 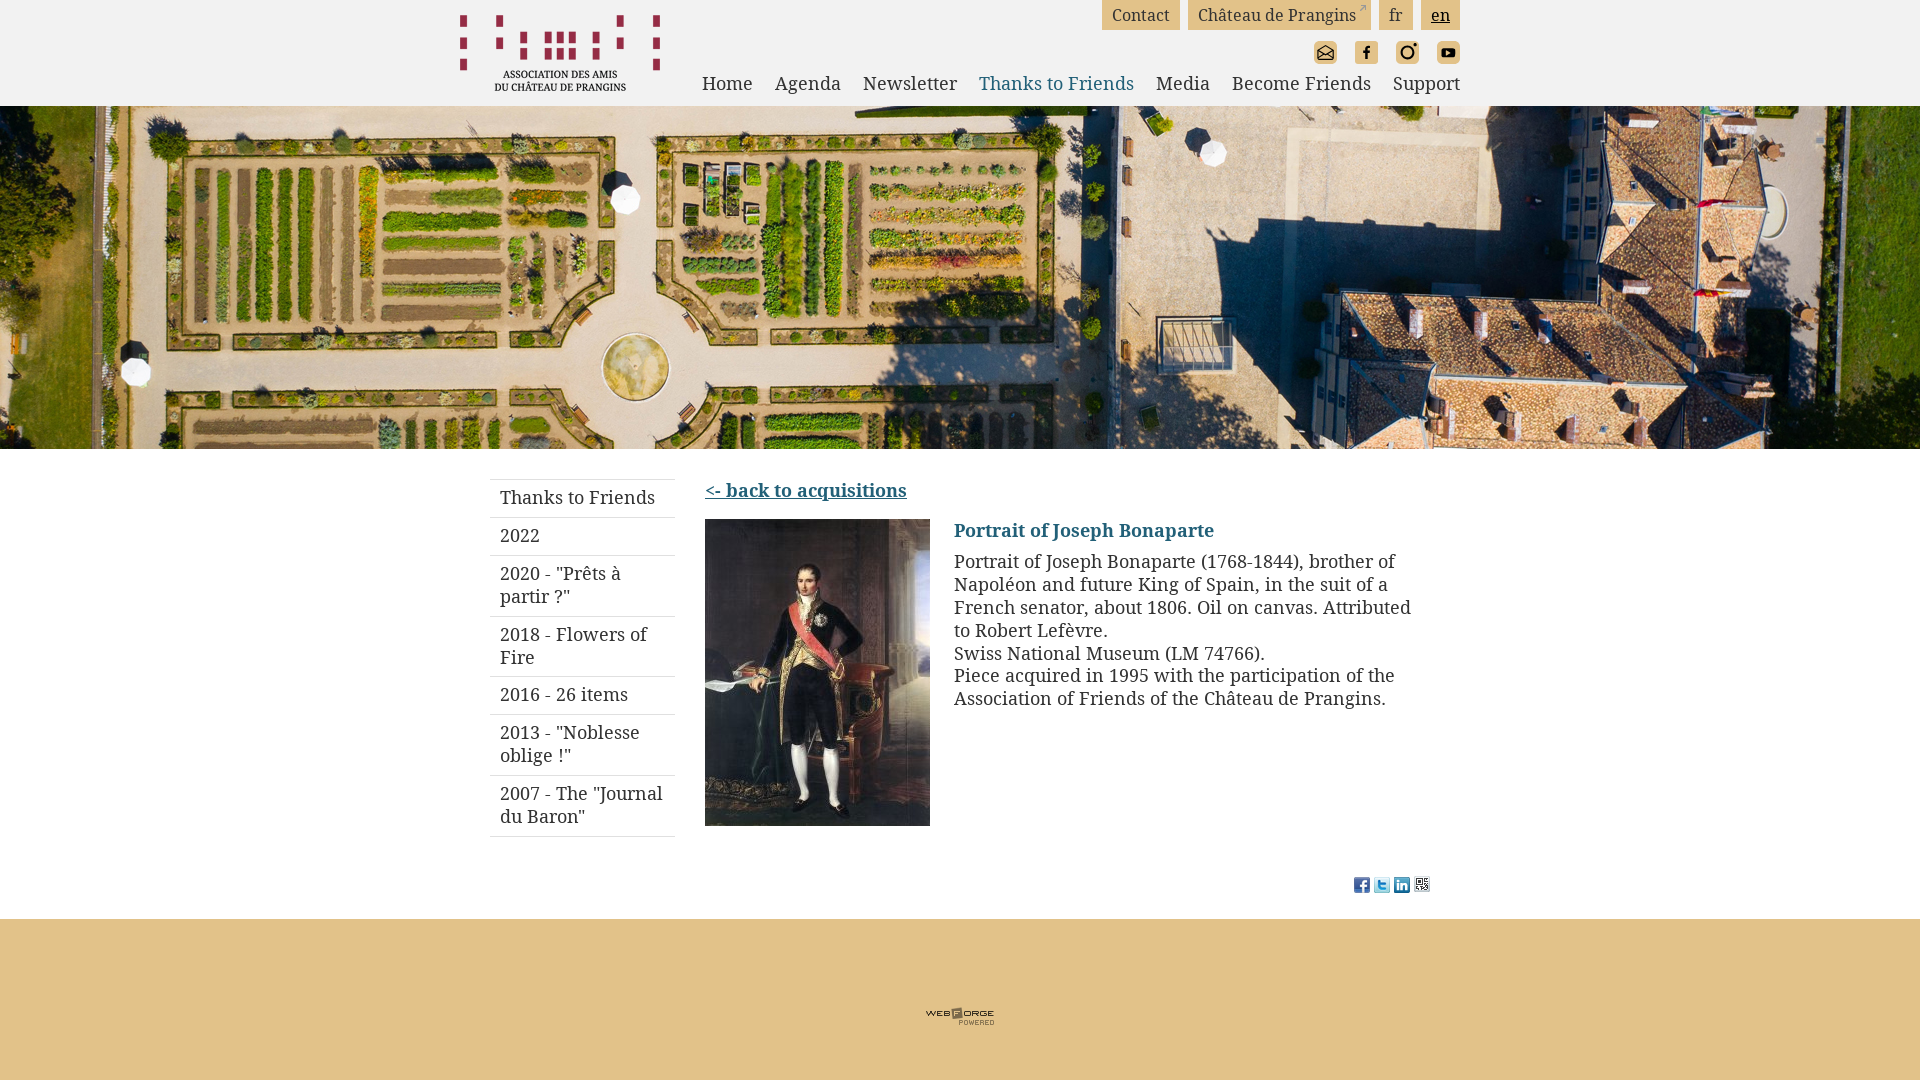 I want to click on '2022', so click(x=581, y=535).